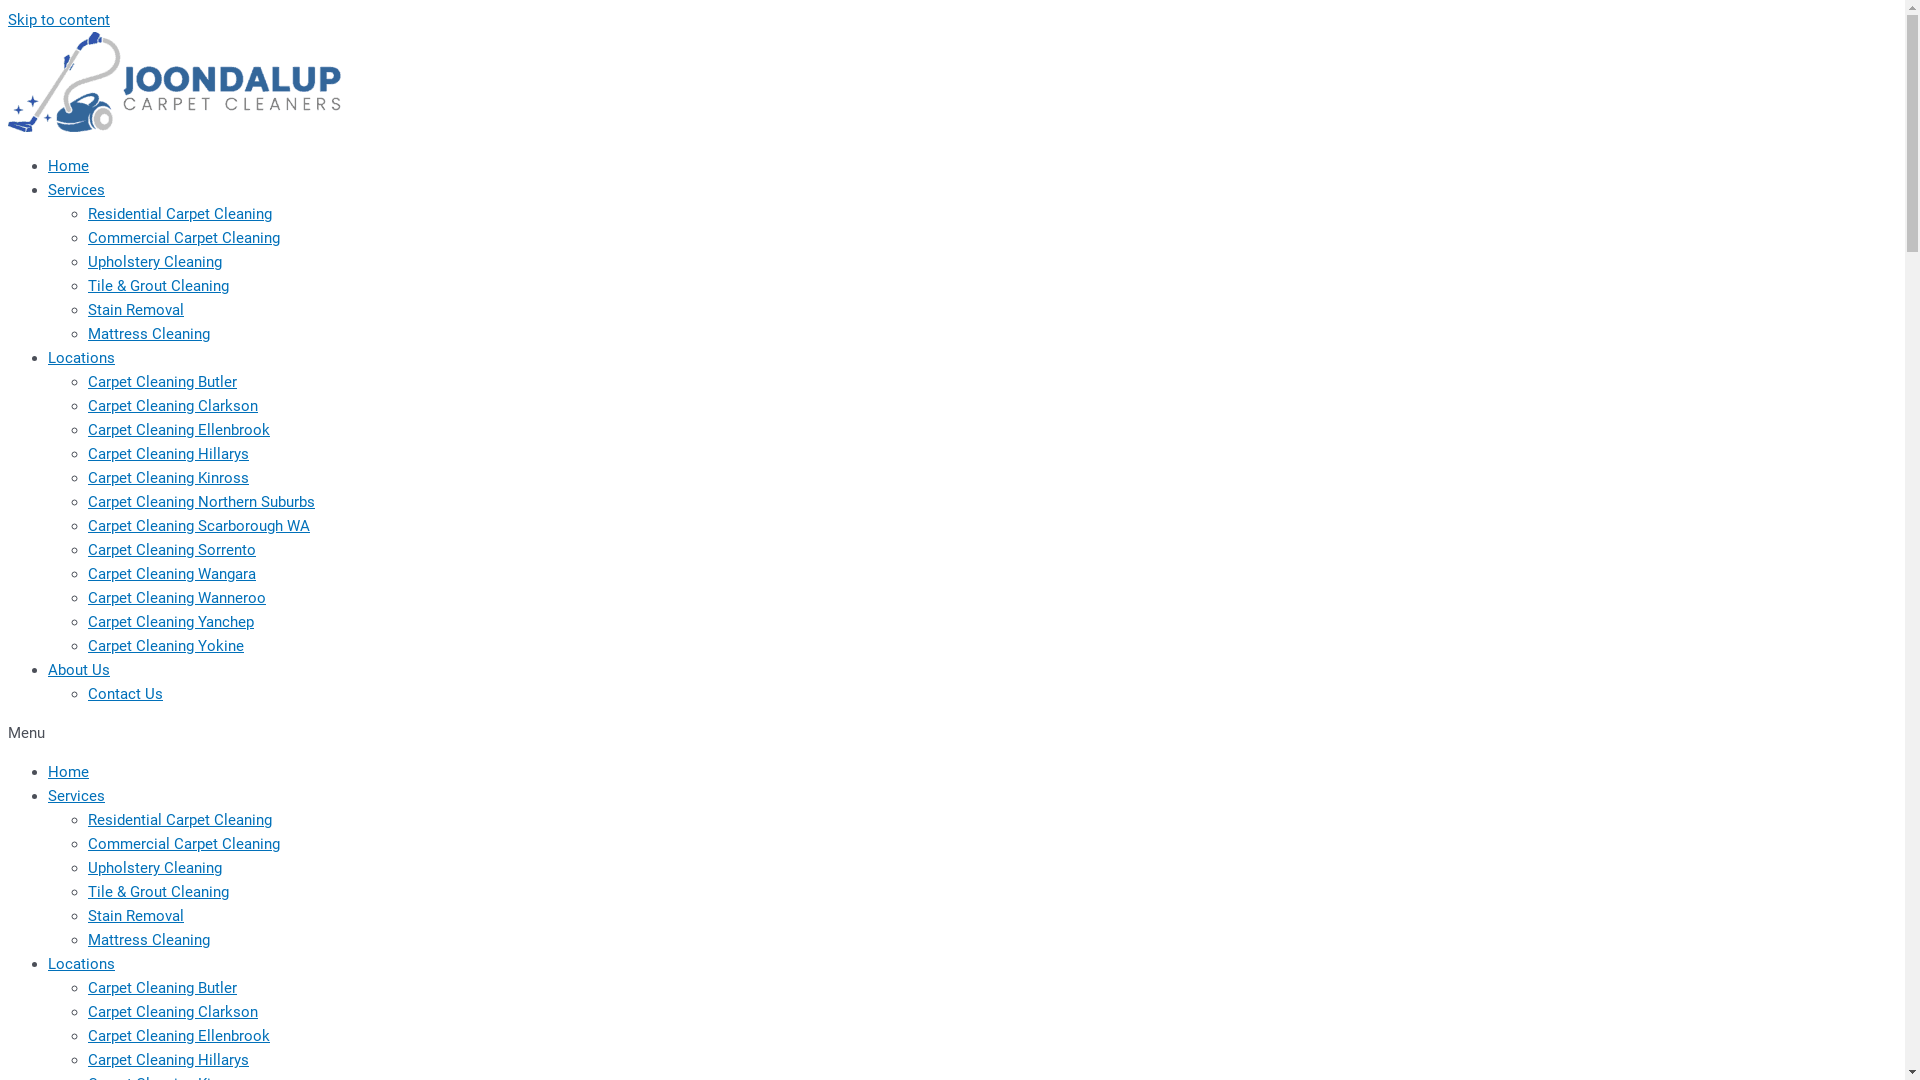 The image size is (1920, 1080). What do you see at coordinates (172, 574) in the screenshot?
I see `'Carpet Cleaning Wangara'` at bounding box center [172, 574].